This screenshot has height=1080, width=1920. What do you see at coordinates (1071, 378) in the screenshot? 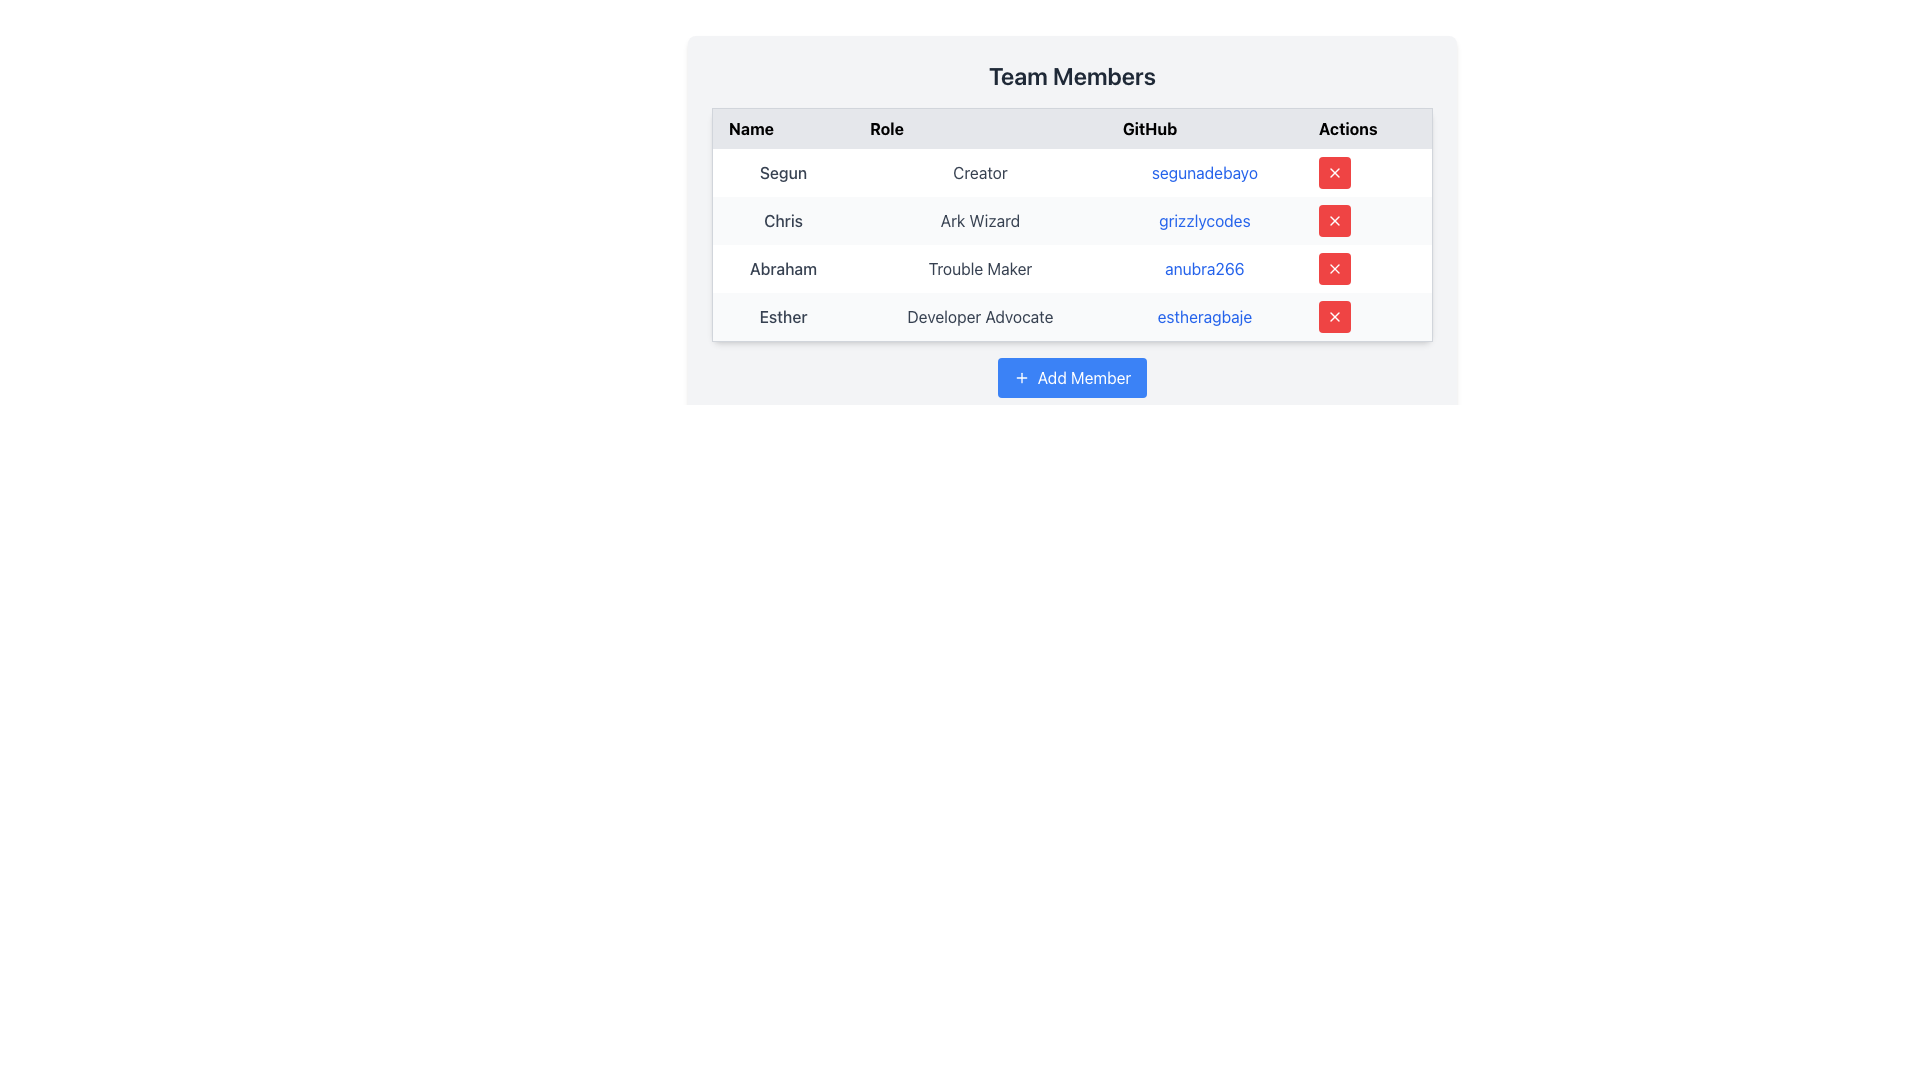
I see `the 'Add Member' button positioned below the 'Team Members' table` at bounding box center [1071, 378].